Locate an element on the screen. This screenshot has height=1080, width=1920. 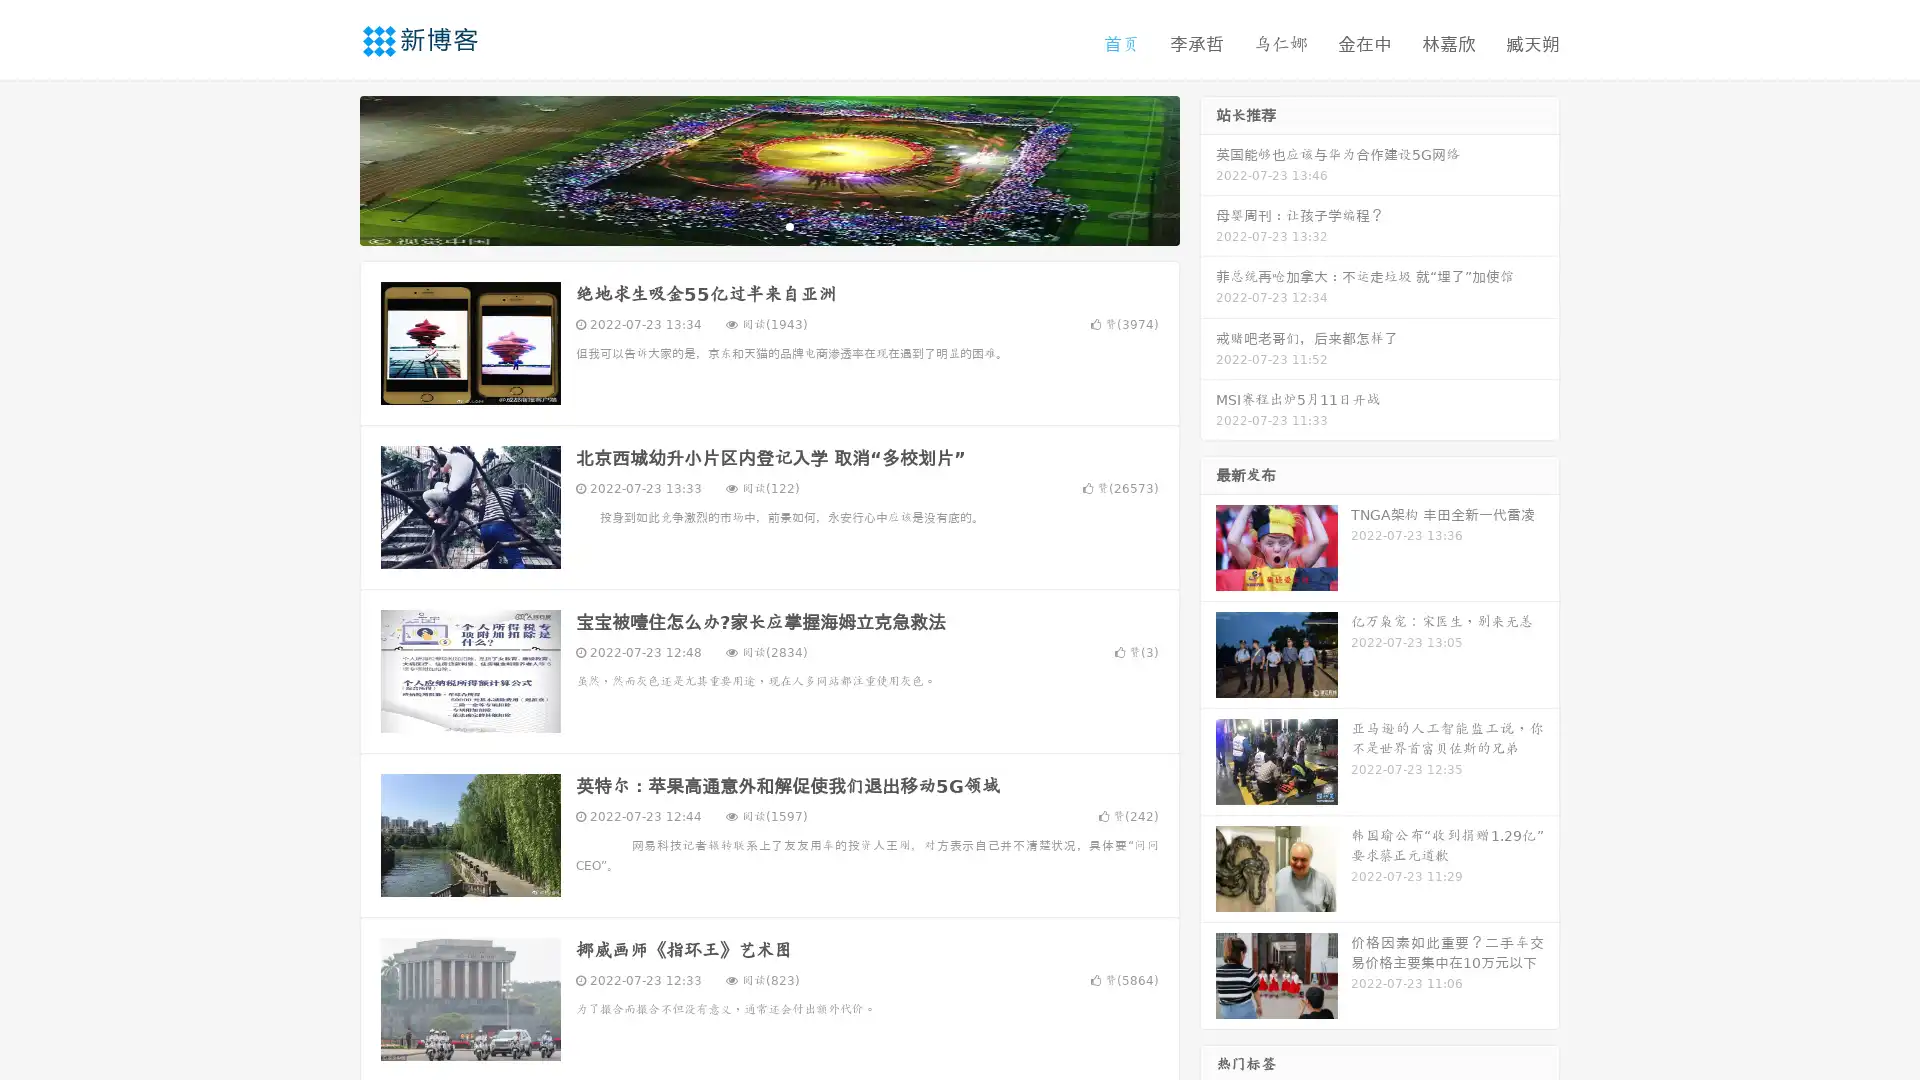
Go to slide 1 is located at coordinates (748, 225).